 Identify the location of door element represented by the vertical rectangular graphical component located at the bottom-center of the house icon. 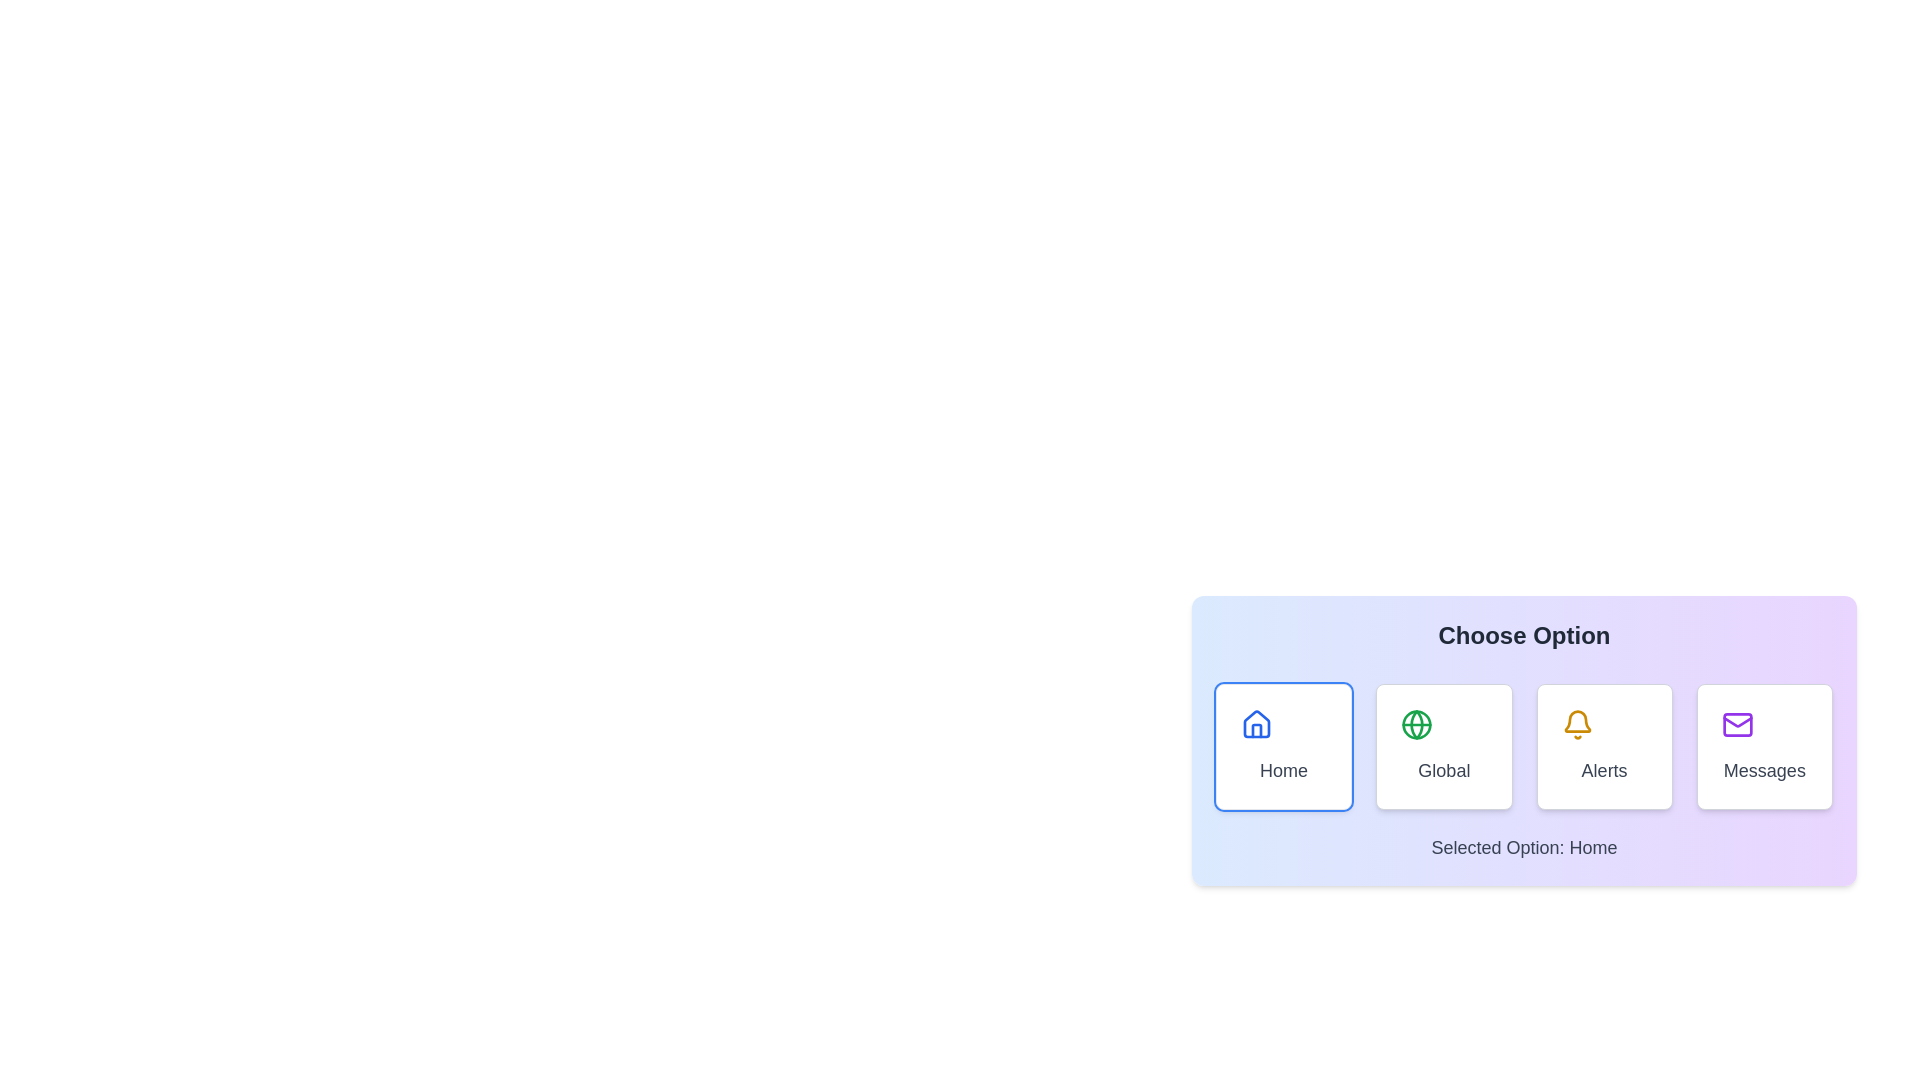
(1256, 731).